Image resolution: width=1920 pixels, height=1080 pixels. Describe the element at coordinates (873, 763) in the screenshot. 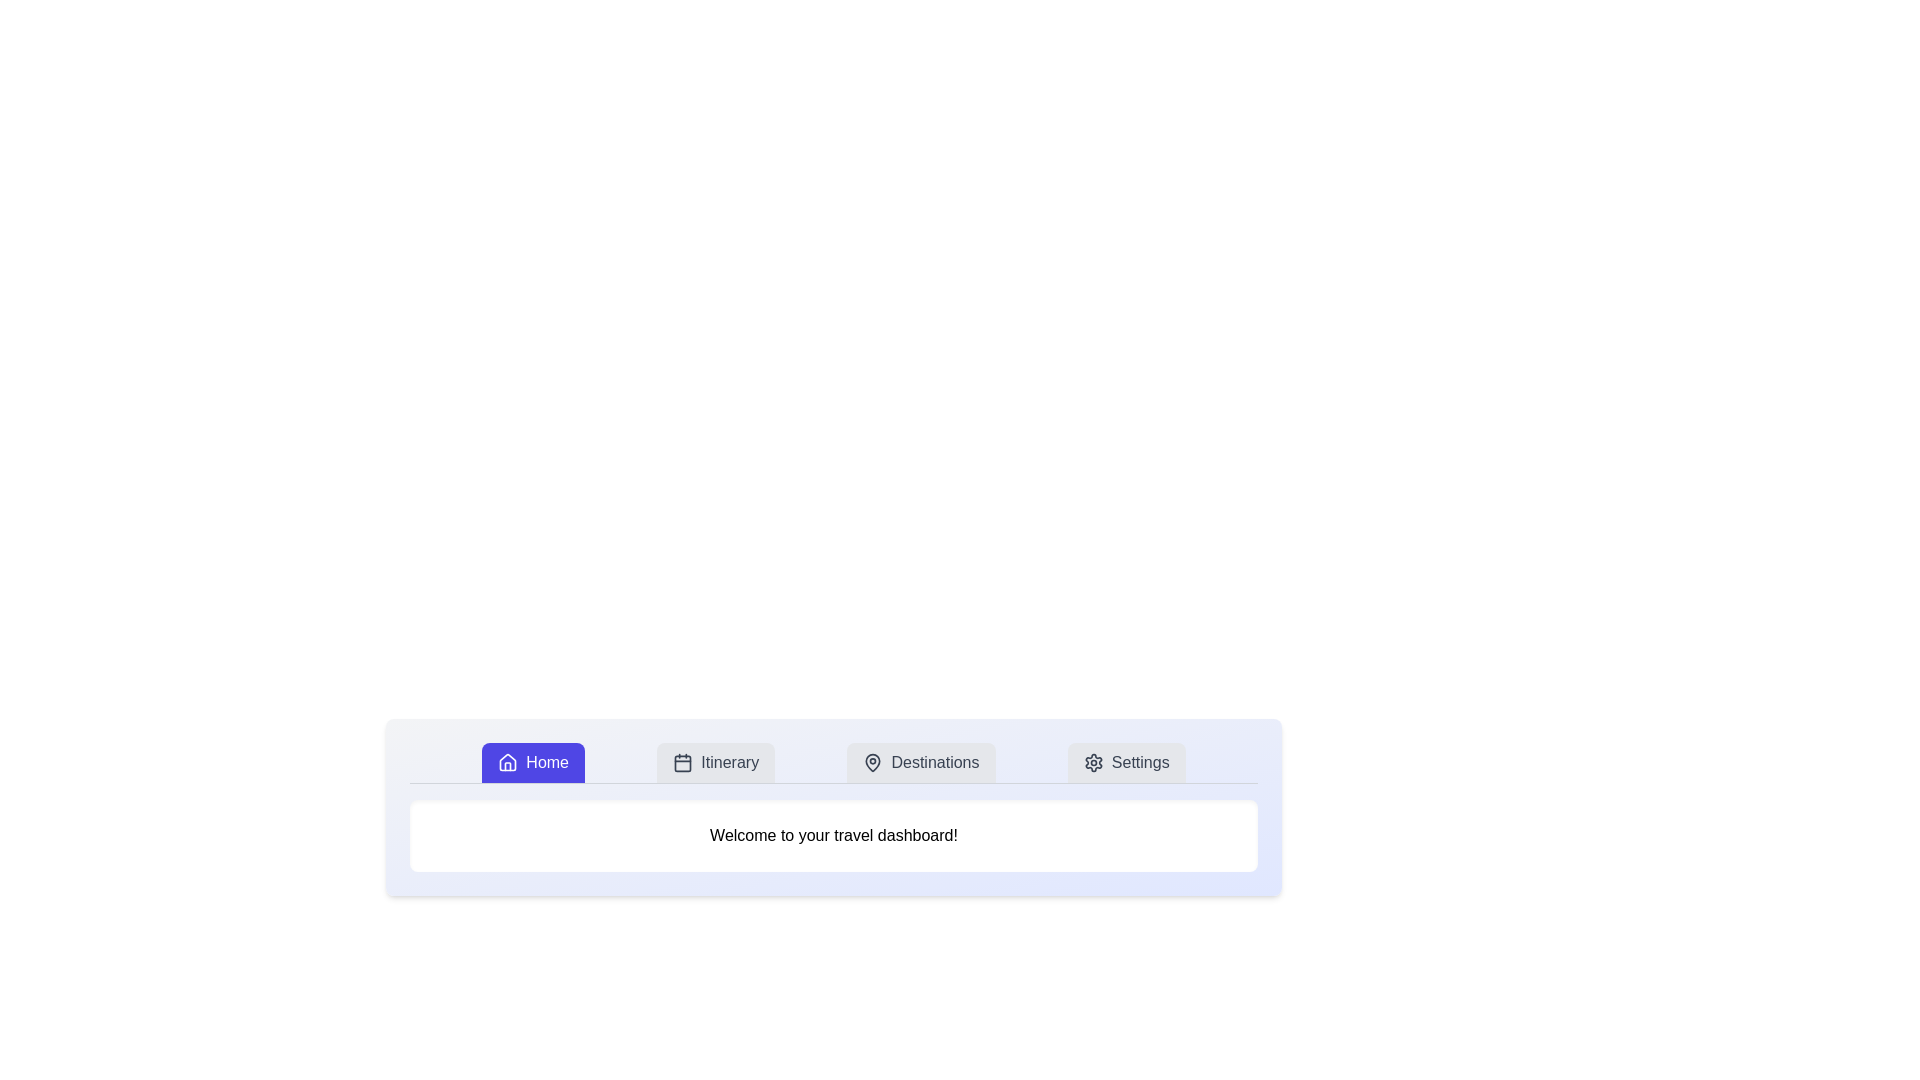

I see `the map pin icon located in the 'Destinations' tab of the navigation bar, which is positioned to the left of the text label 'Destinations'` at that location.